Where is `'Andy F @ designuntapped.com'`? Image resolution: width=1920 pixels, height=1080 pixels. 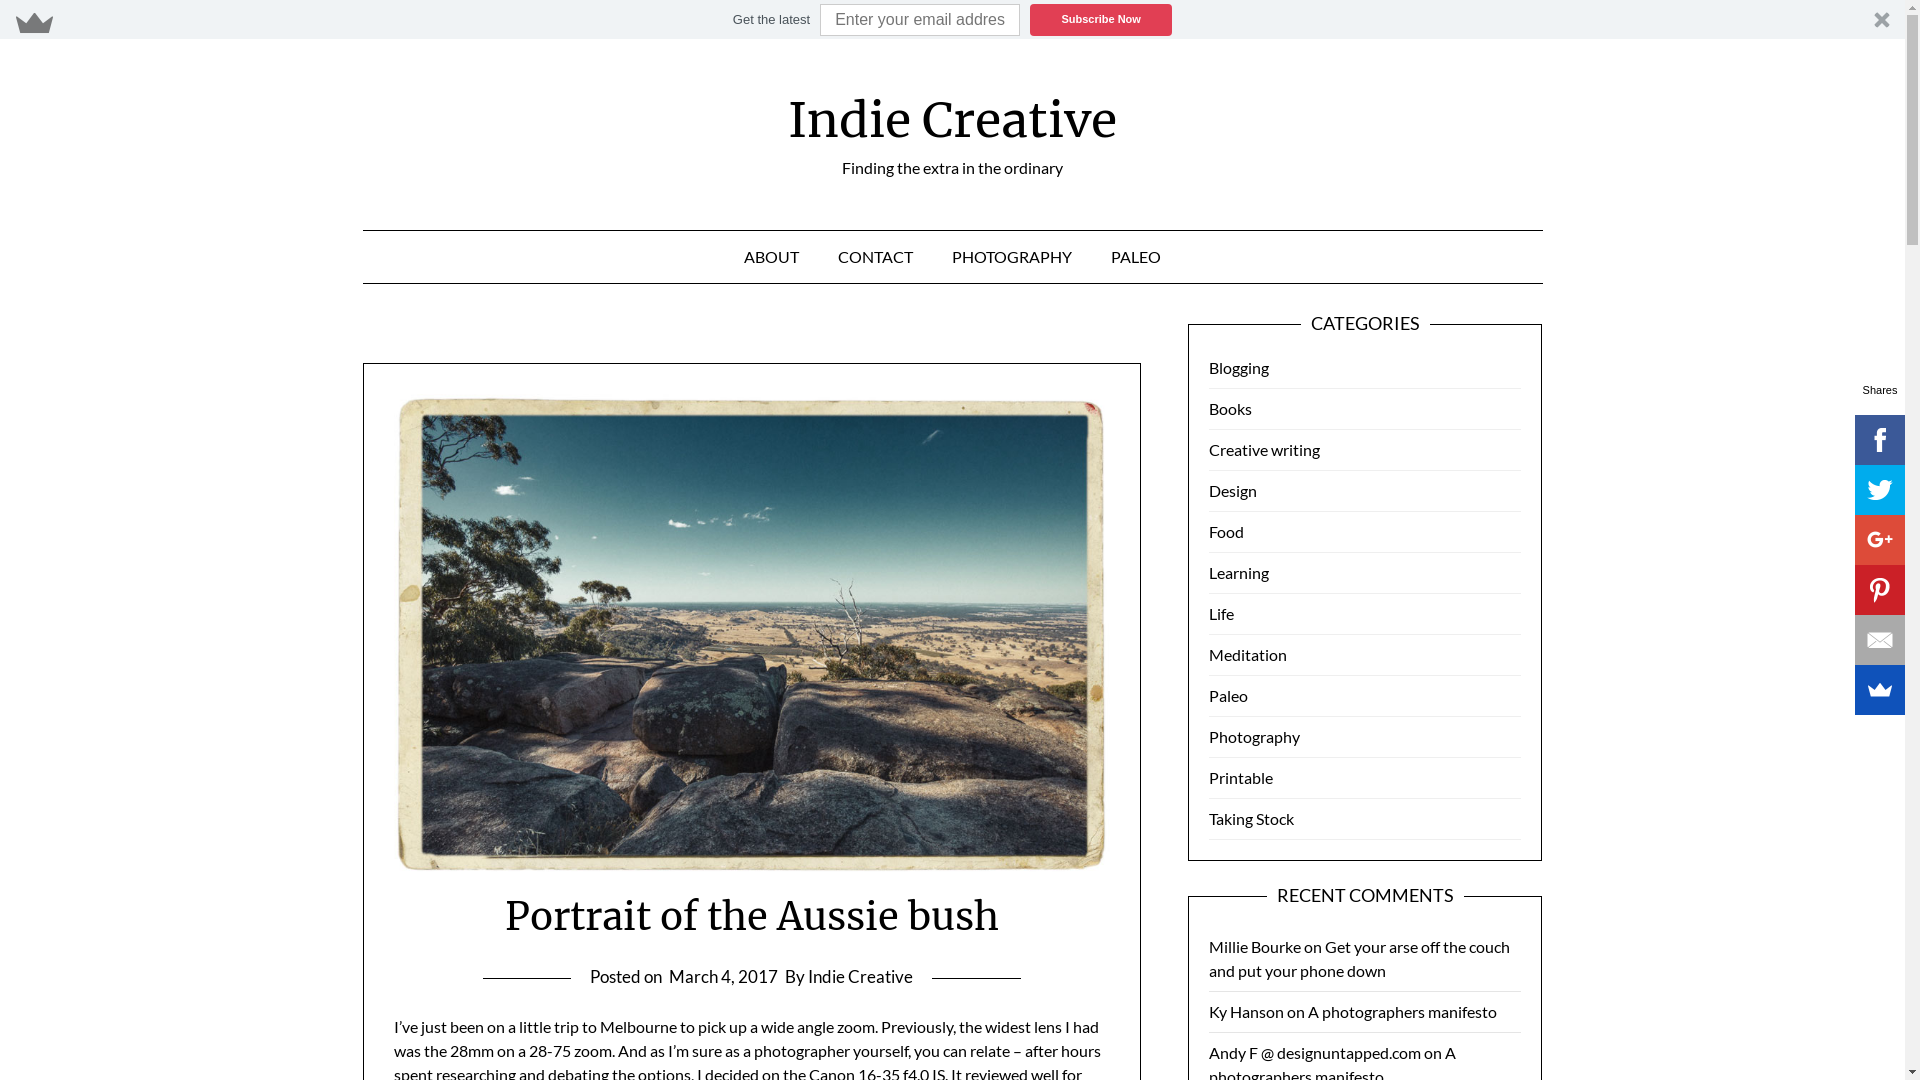
'Andy F @ designuntapped.com' is located at coordinates (1315, 1051).